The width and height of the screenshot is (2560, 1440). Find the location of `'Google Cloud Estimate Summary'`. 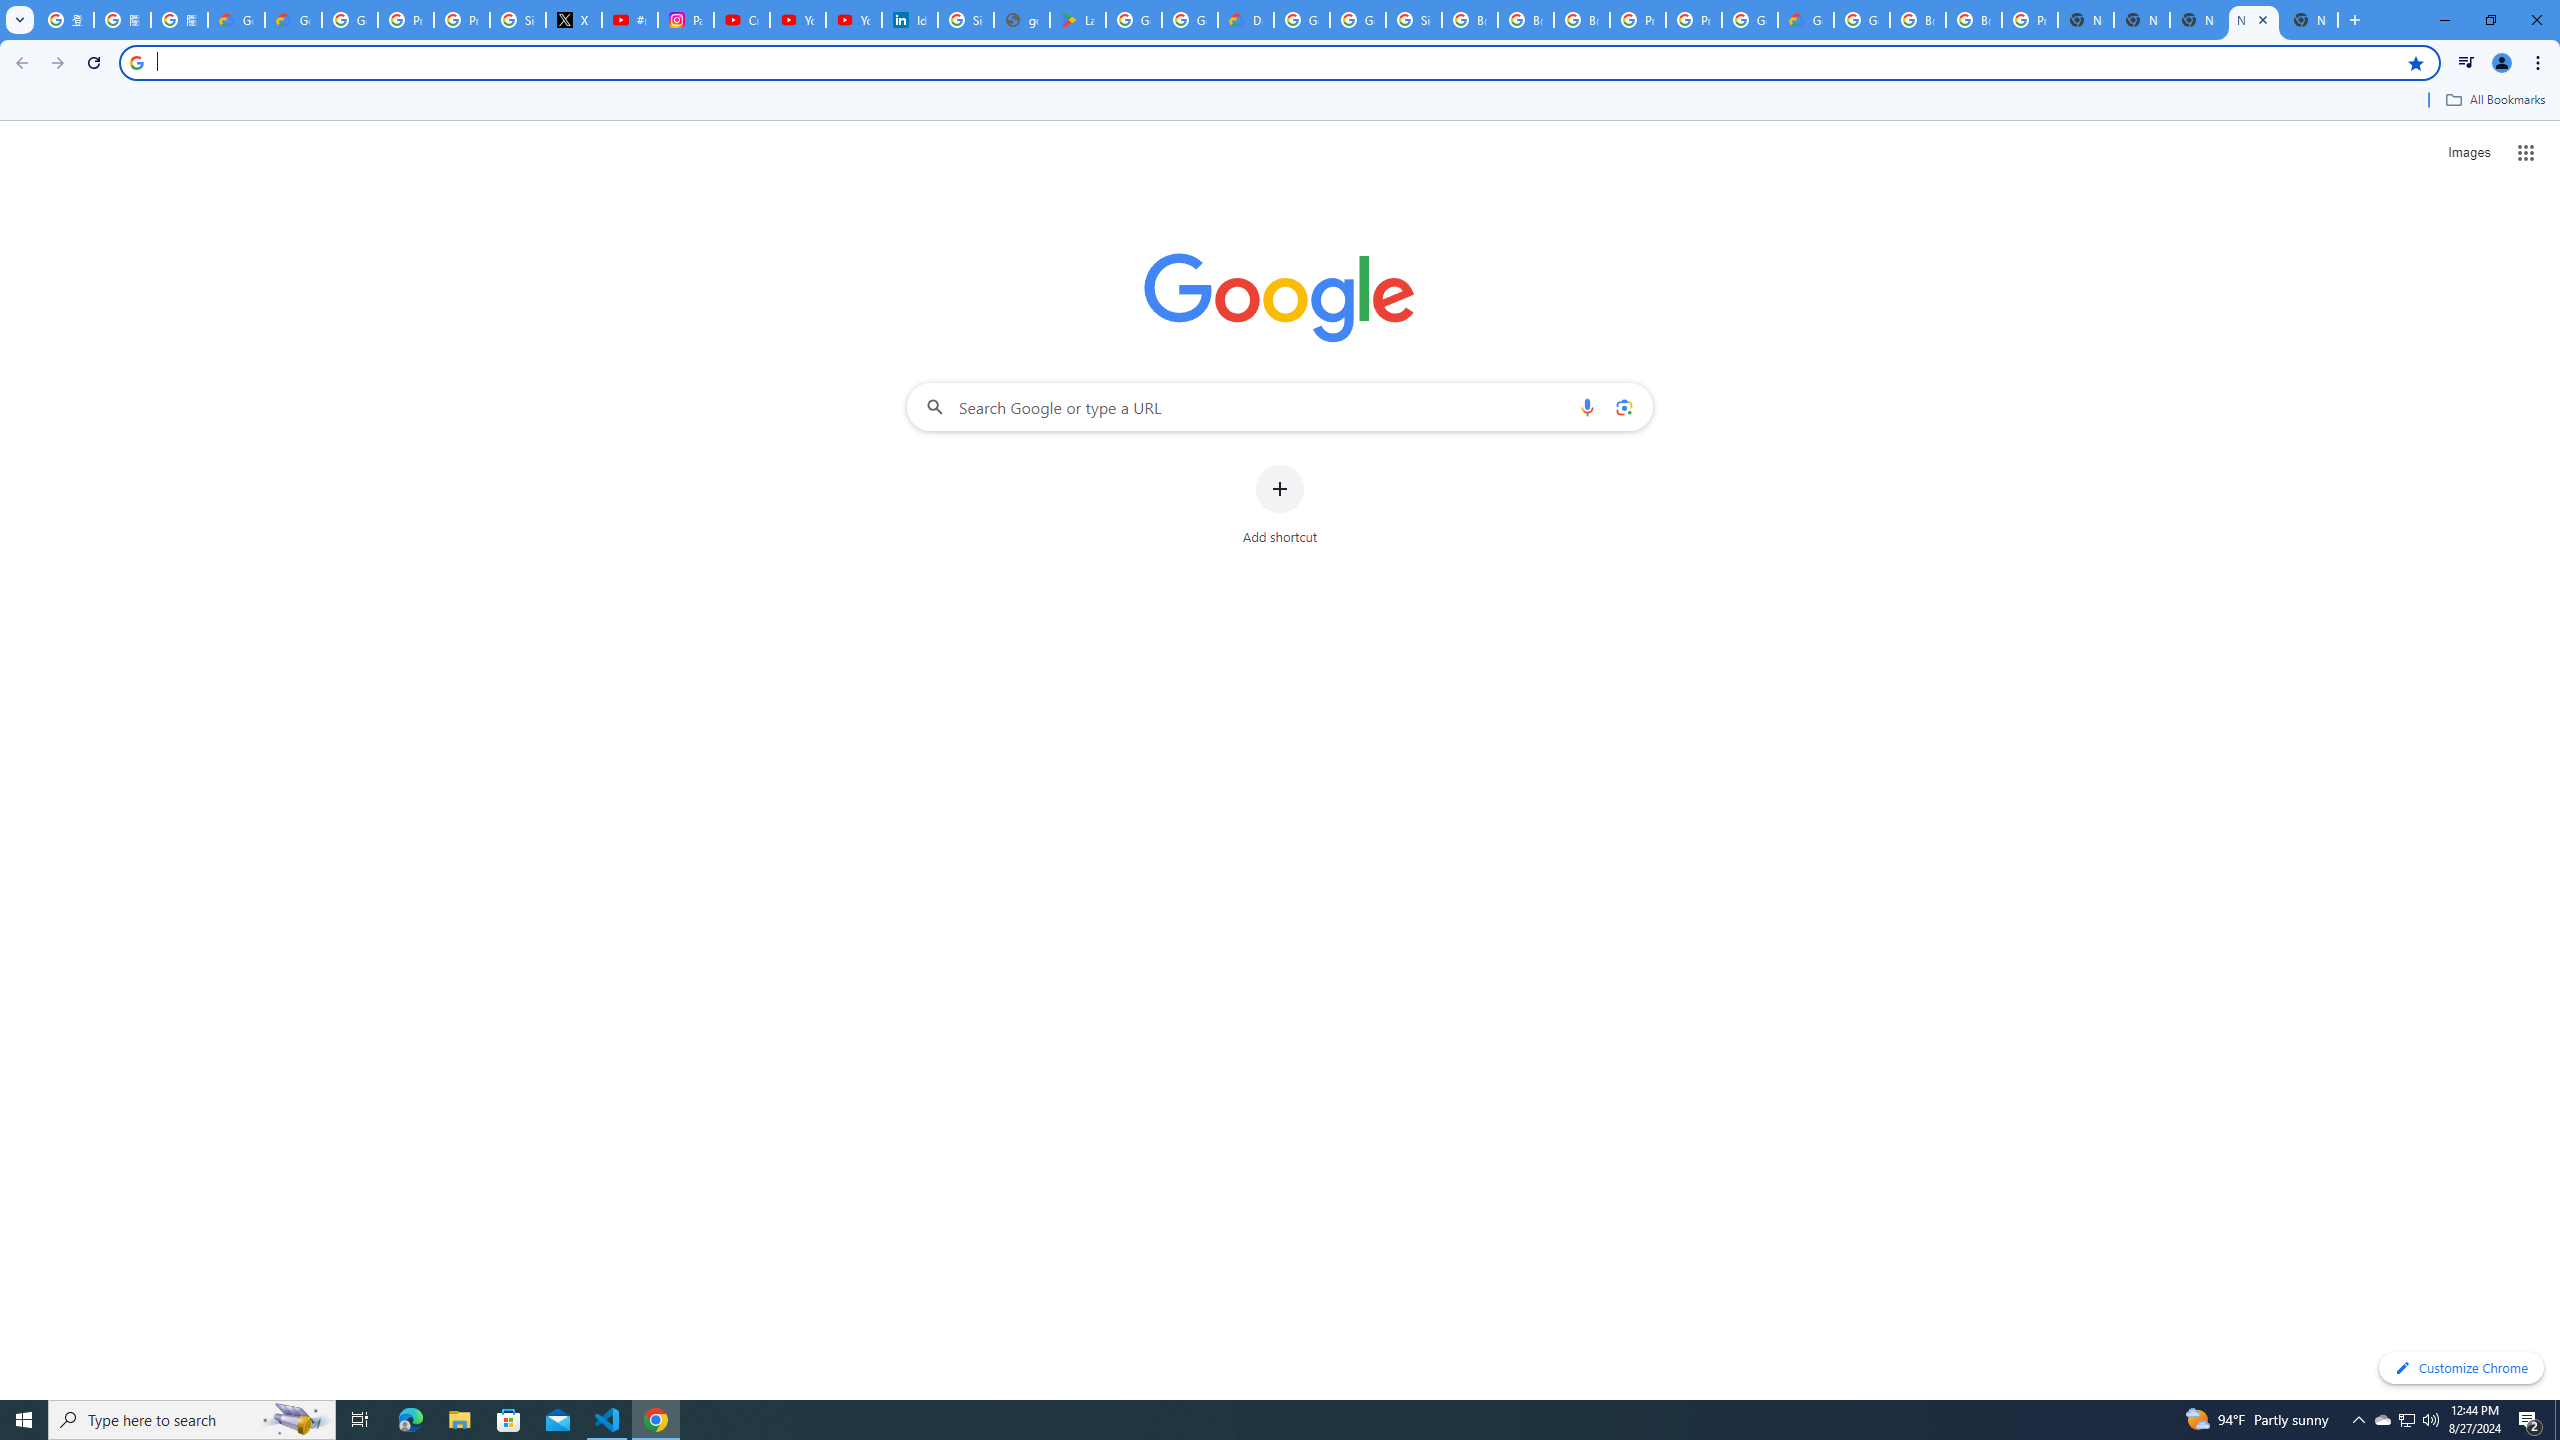

'Google Cloud Estimate Summary' is located at coordinates (1805, 19).